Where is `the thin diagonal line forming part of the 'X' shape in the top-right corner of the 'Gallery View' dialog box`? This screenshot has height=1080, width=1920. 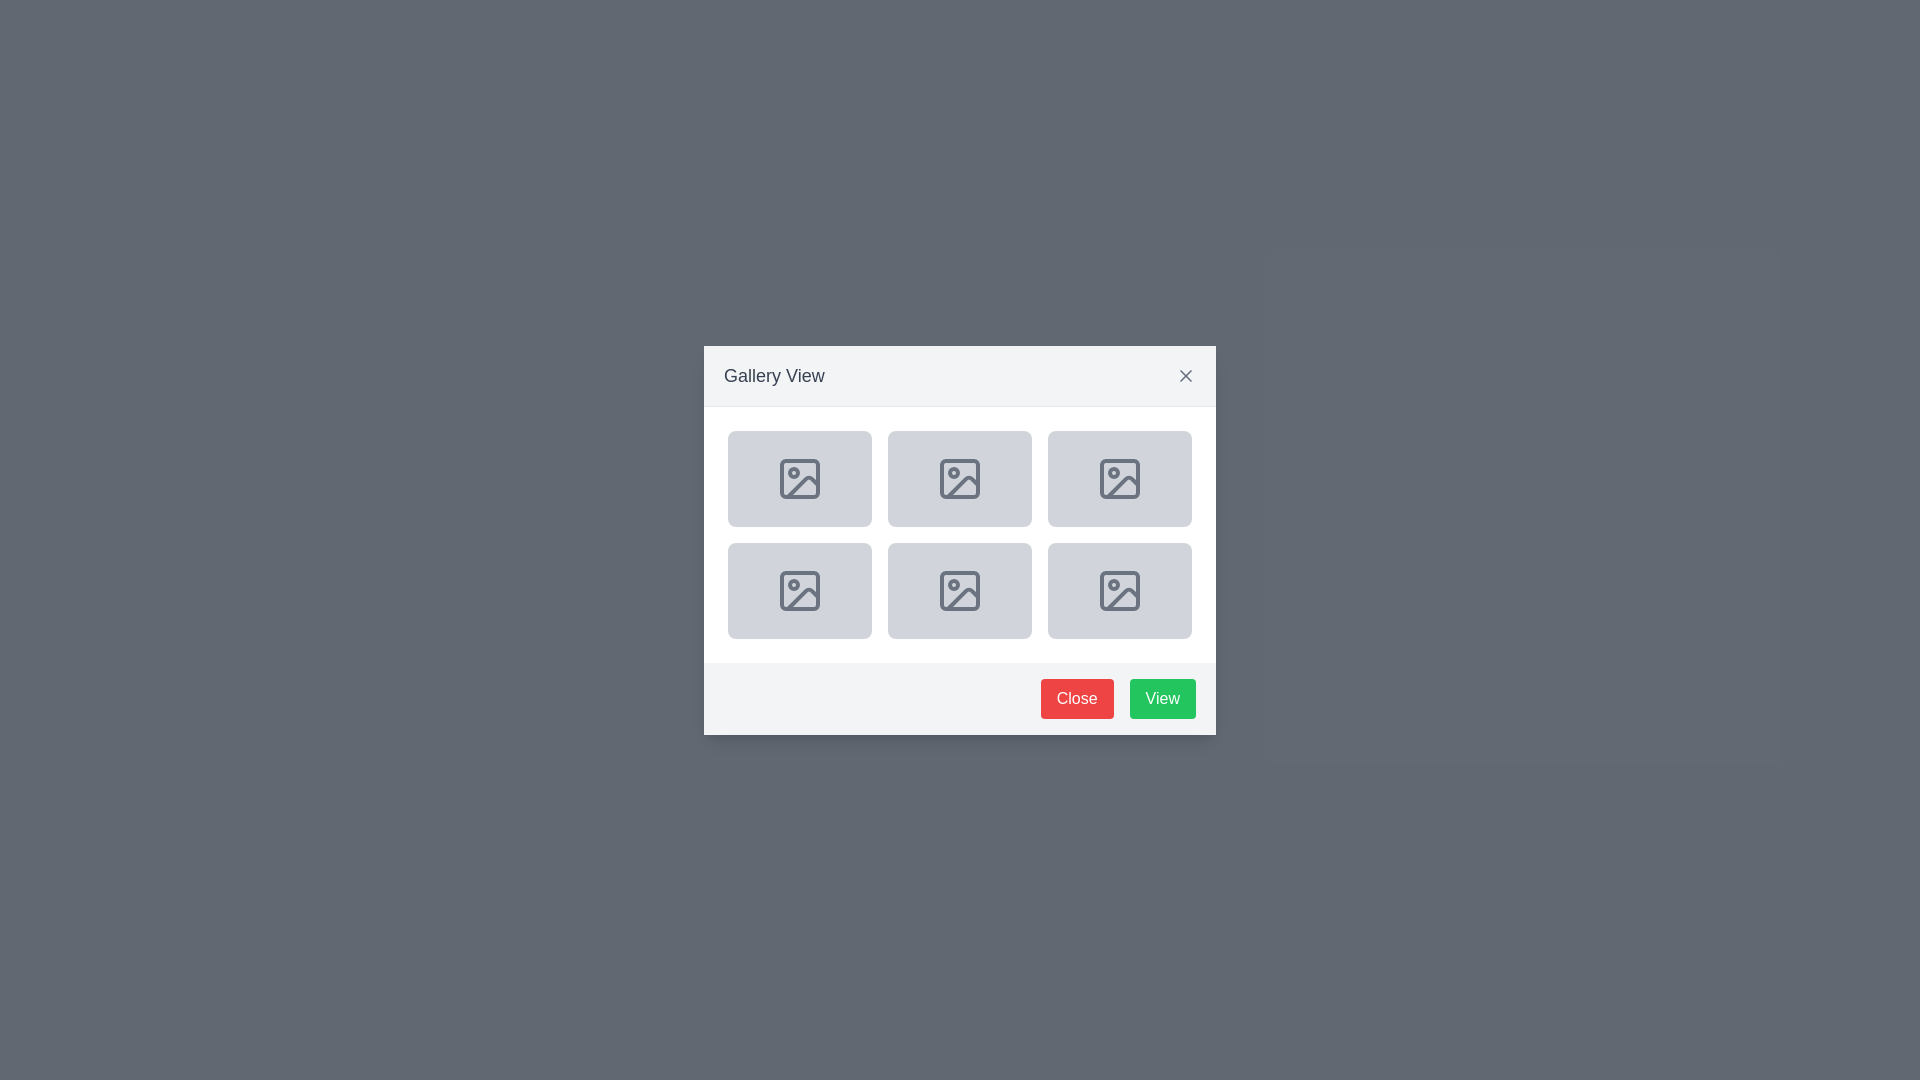
the thin diagonal line forming part of the 'X' shape in the top-right corner of the 'Gallery View' dialog box is located at coordinates (1185, 375).